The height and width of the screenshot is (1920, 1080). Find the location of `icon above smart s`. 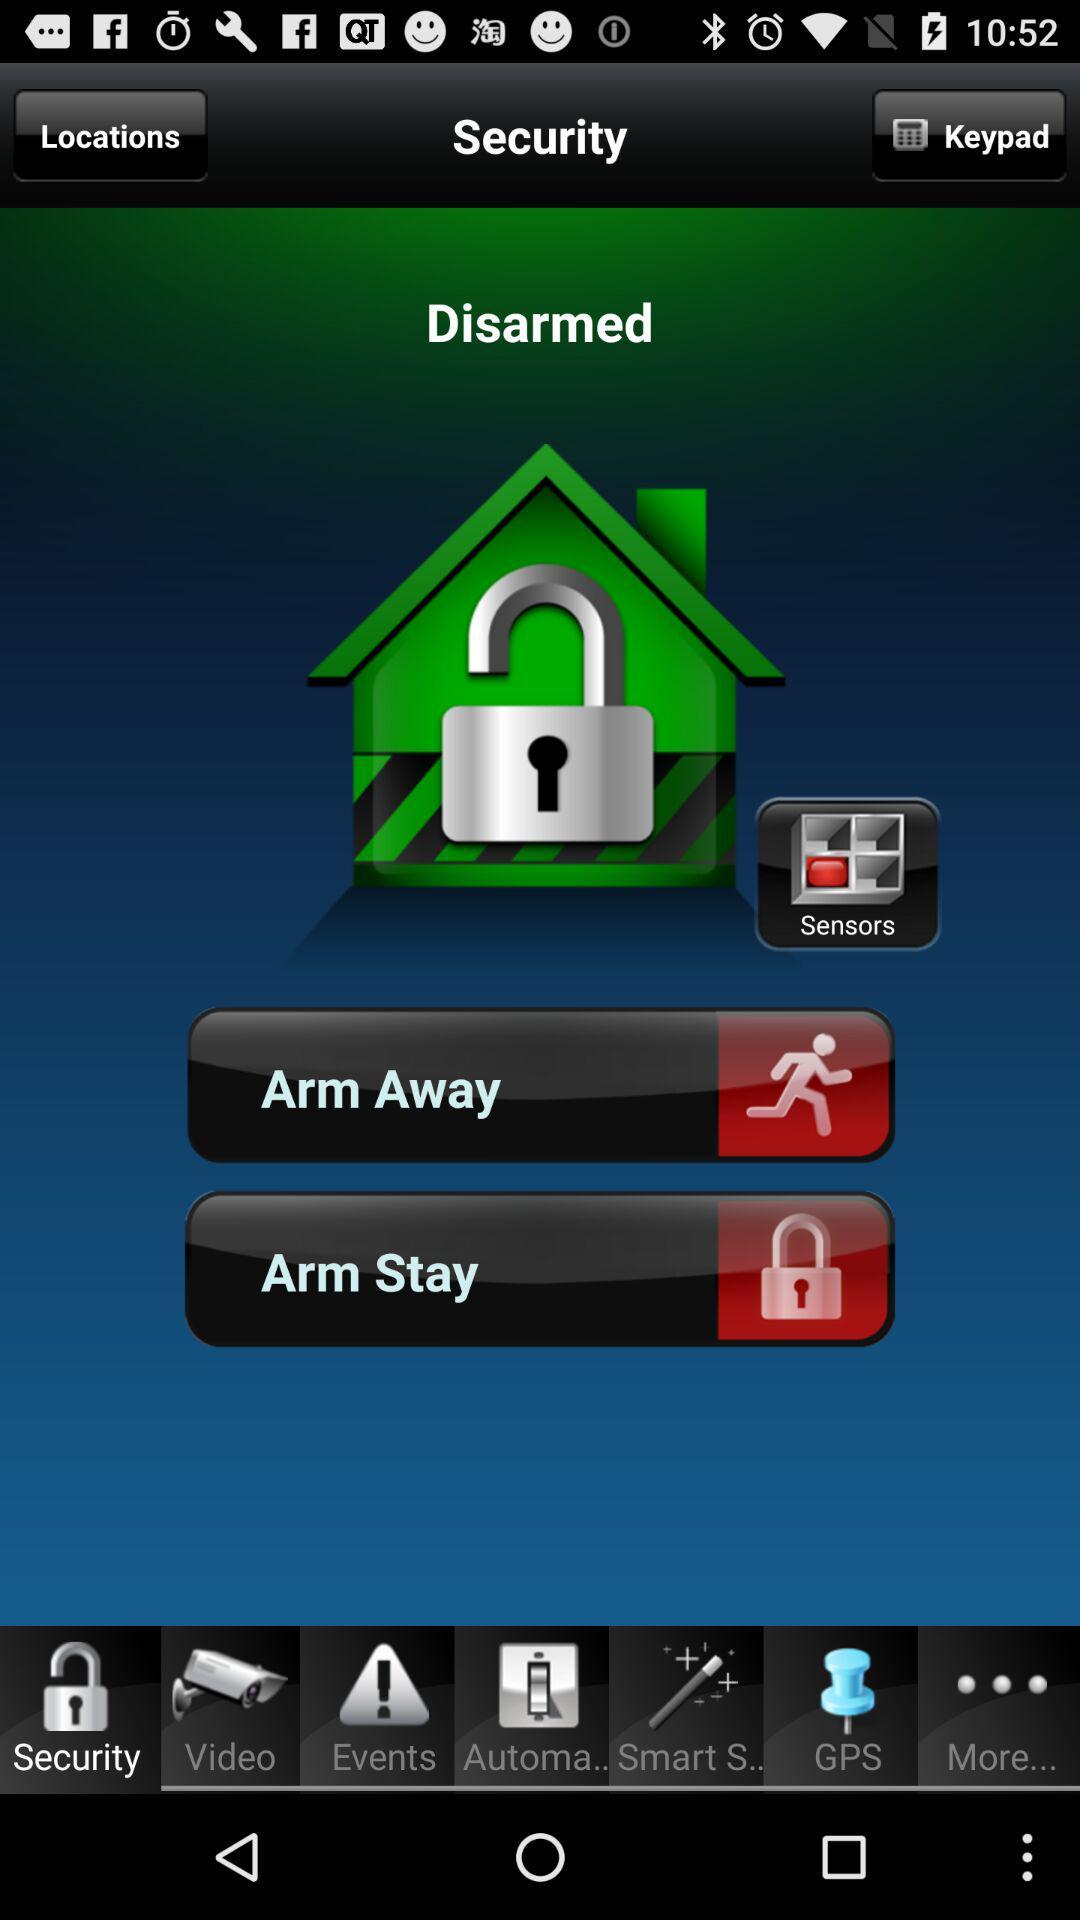

icon above smart s is located at coordinates (692, 1685).